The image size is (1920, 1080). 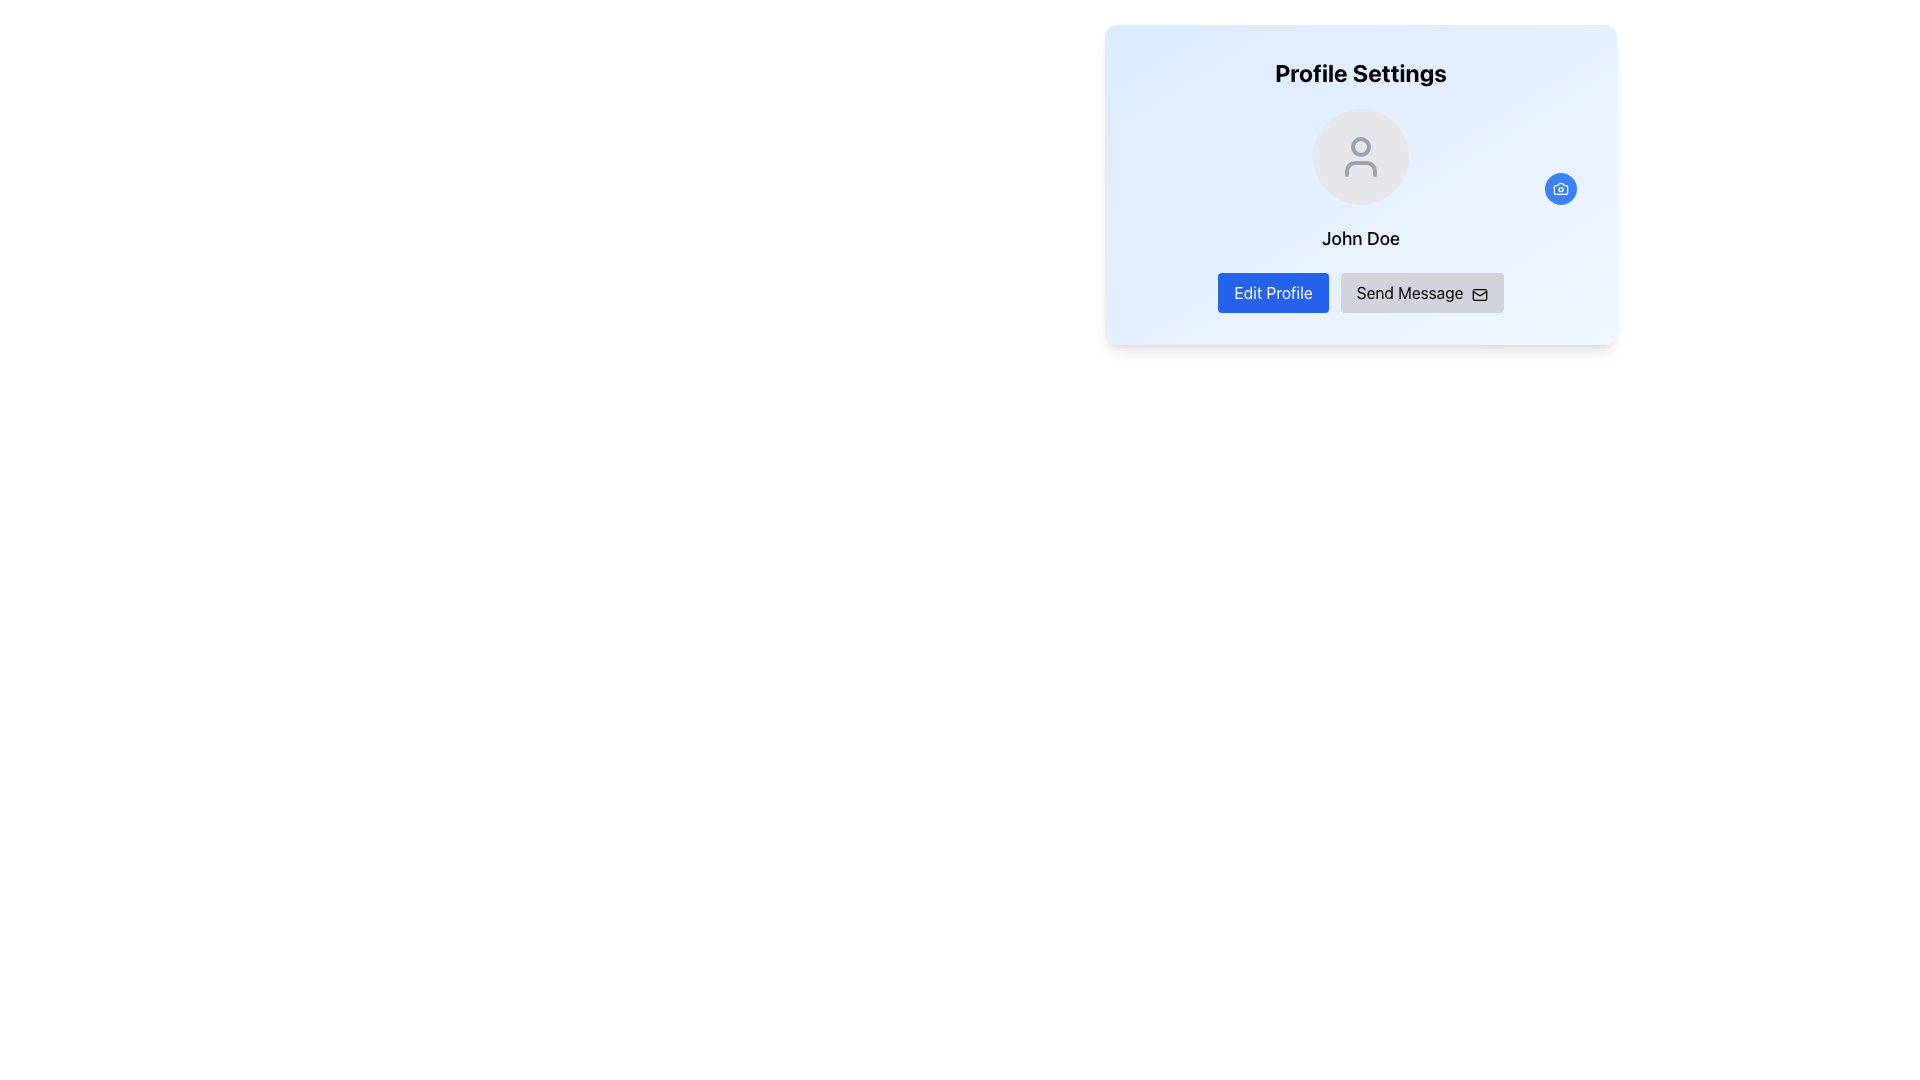 I want to click on the user profile icon, which is a minimalistic circular design with a grayish-blue color, located at the center of a light gray circular area at the top of the profile settings card, so click(x=1360, y=156).